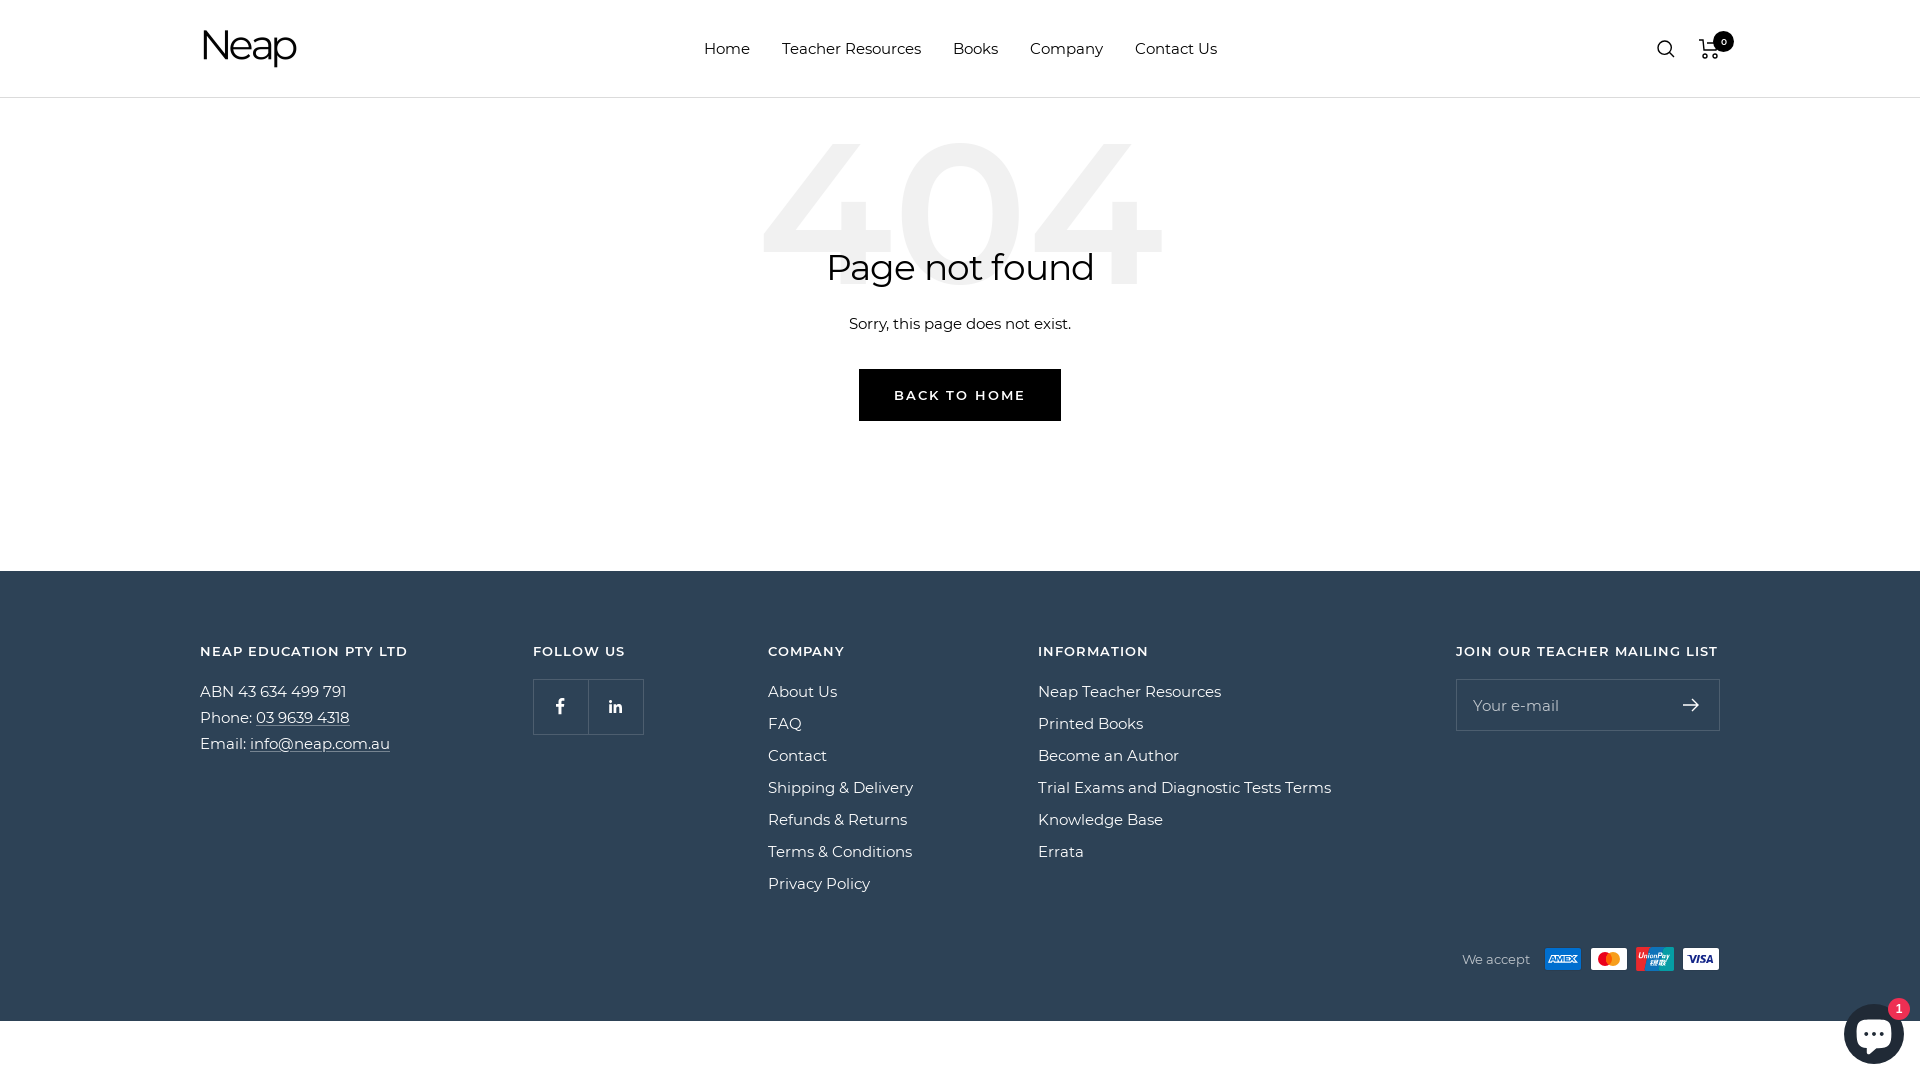 Image resolution: width=1920 pixels, height=1080 pixels. Describe the element at coordinates (1708, 46) in the screenshot. I see `'0'` at that location.